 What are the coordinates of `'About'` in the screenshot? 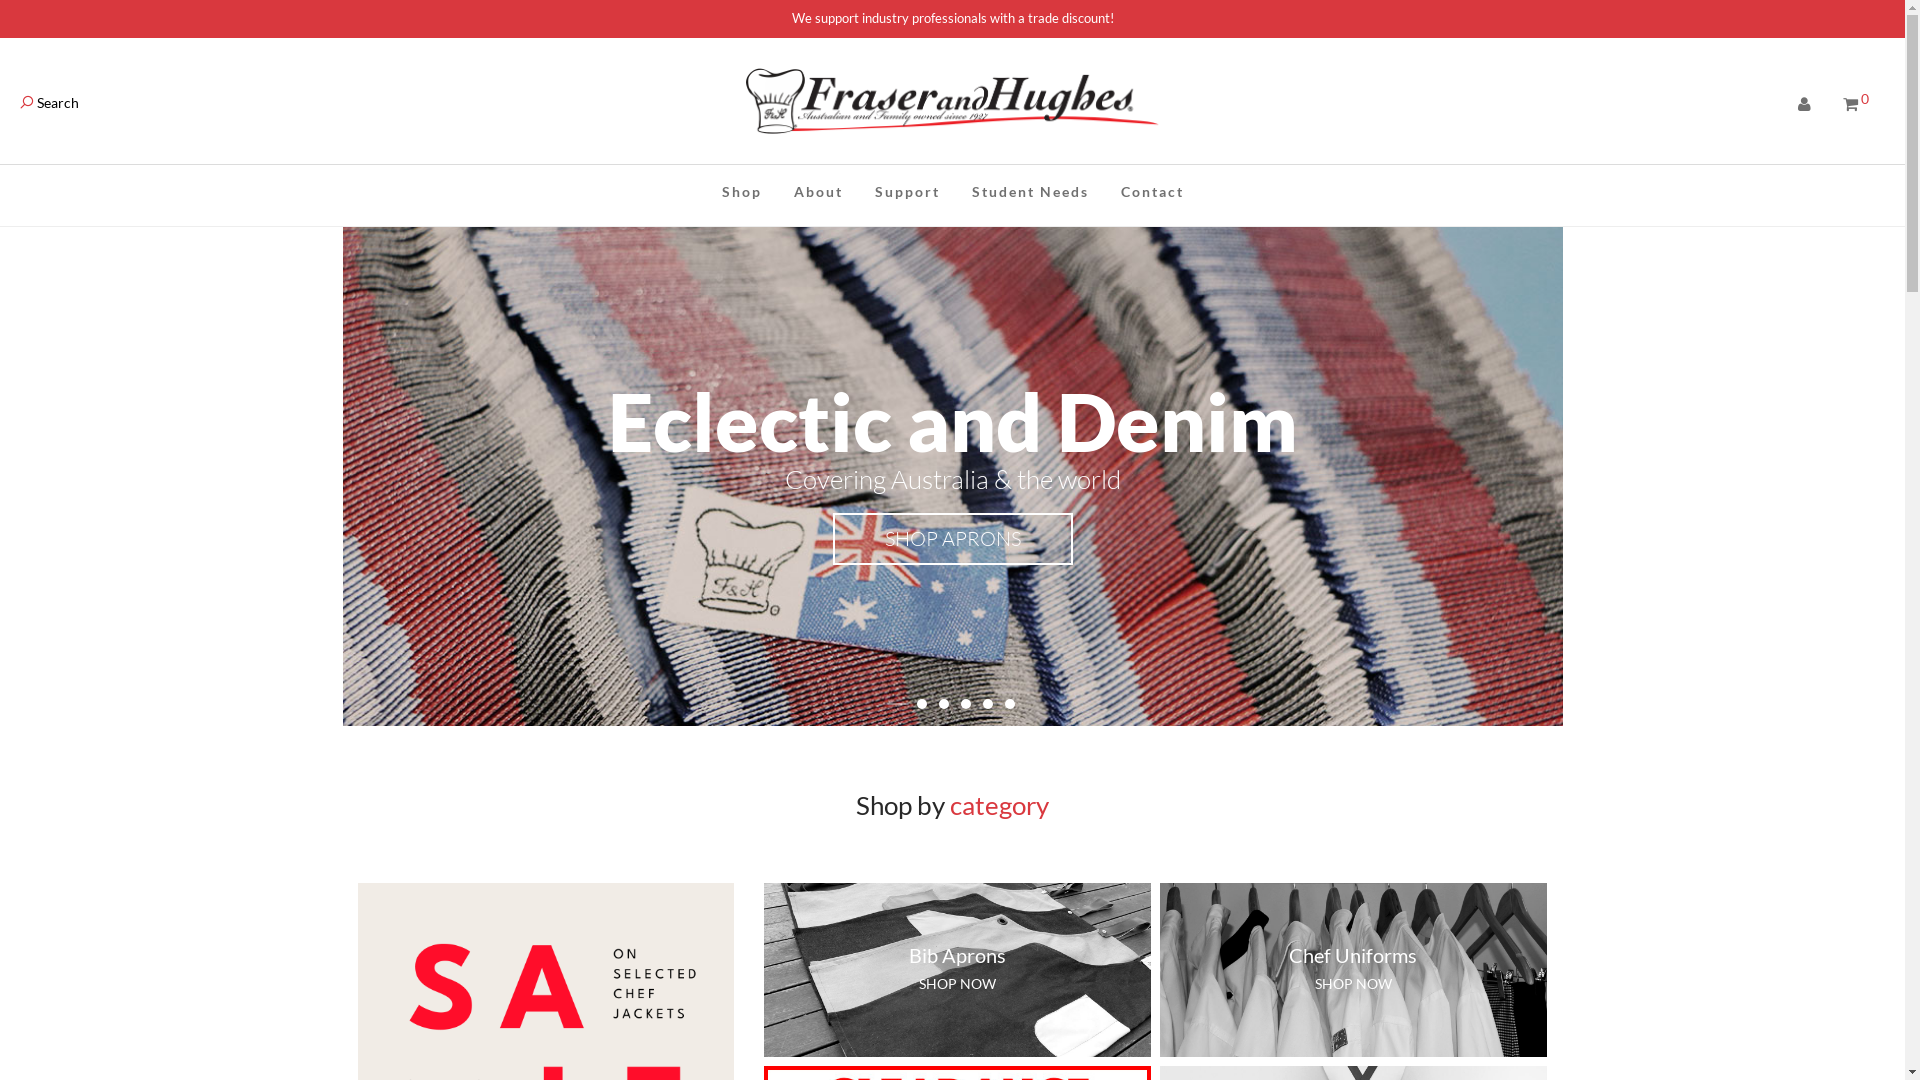 It's located at (776, 191).